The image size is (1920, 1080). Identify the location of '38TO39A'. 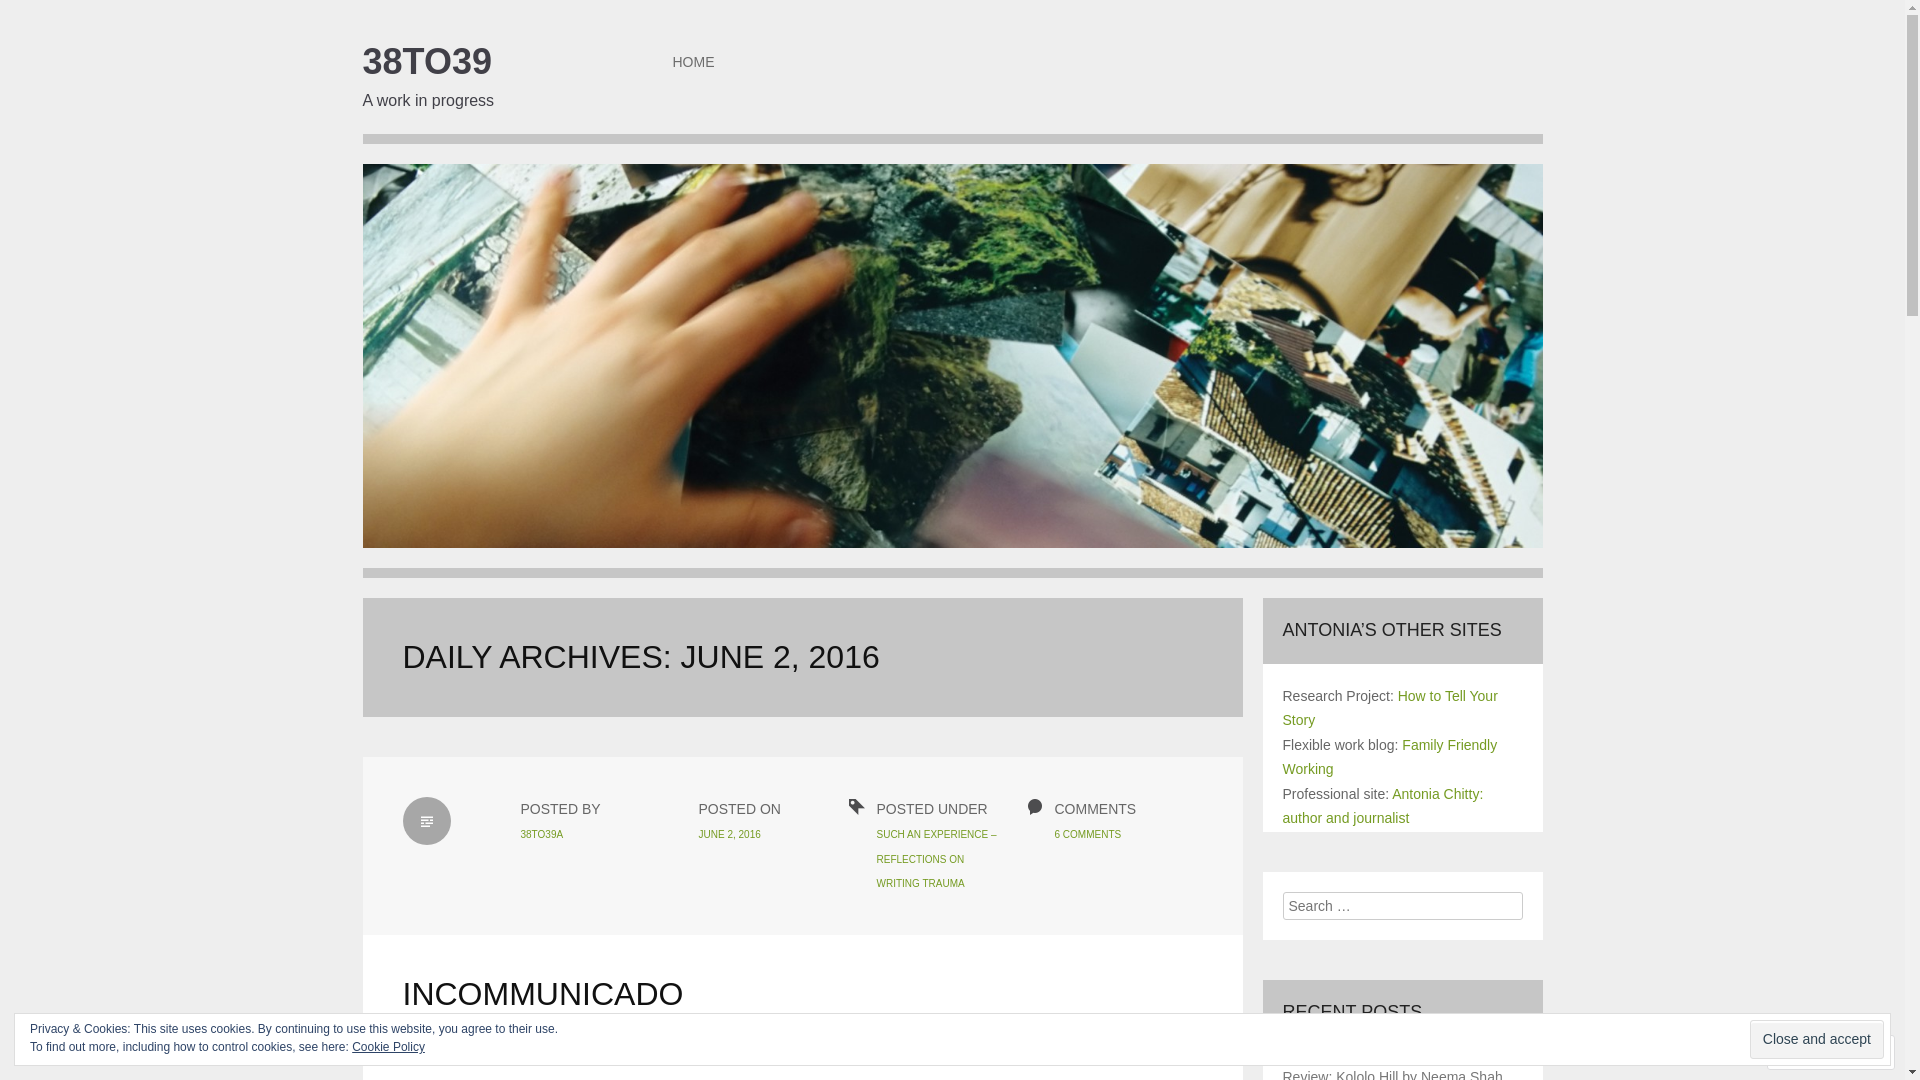
(541, 834).